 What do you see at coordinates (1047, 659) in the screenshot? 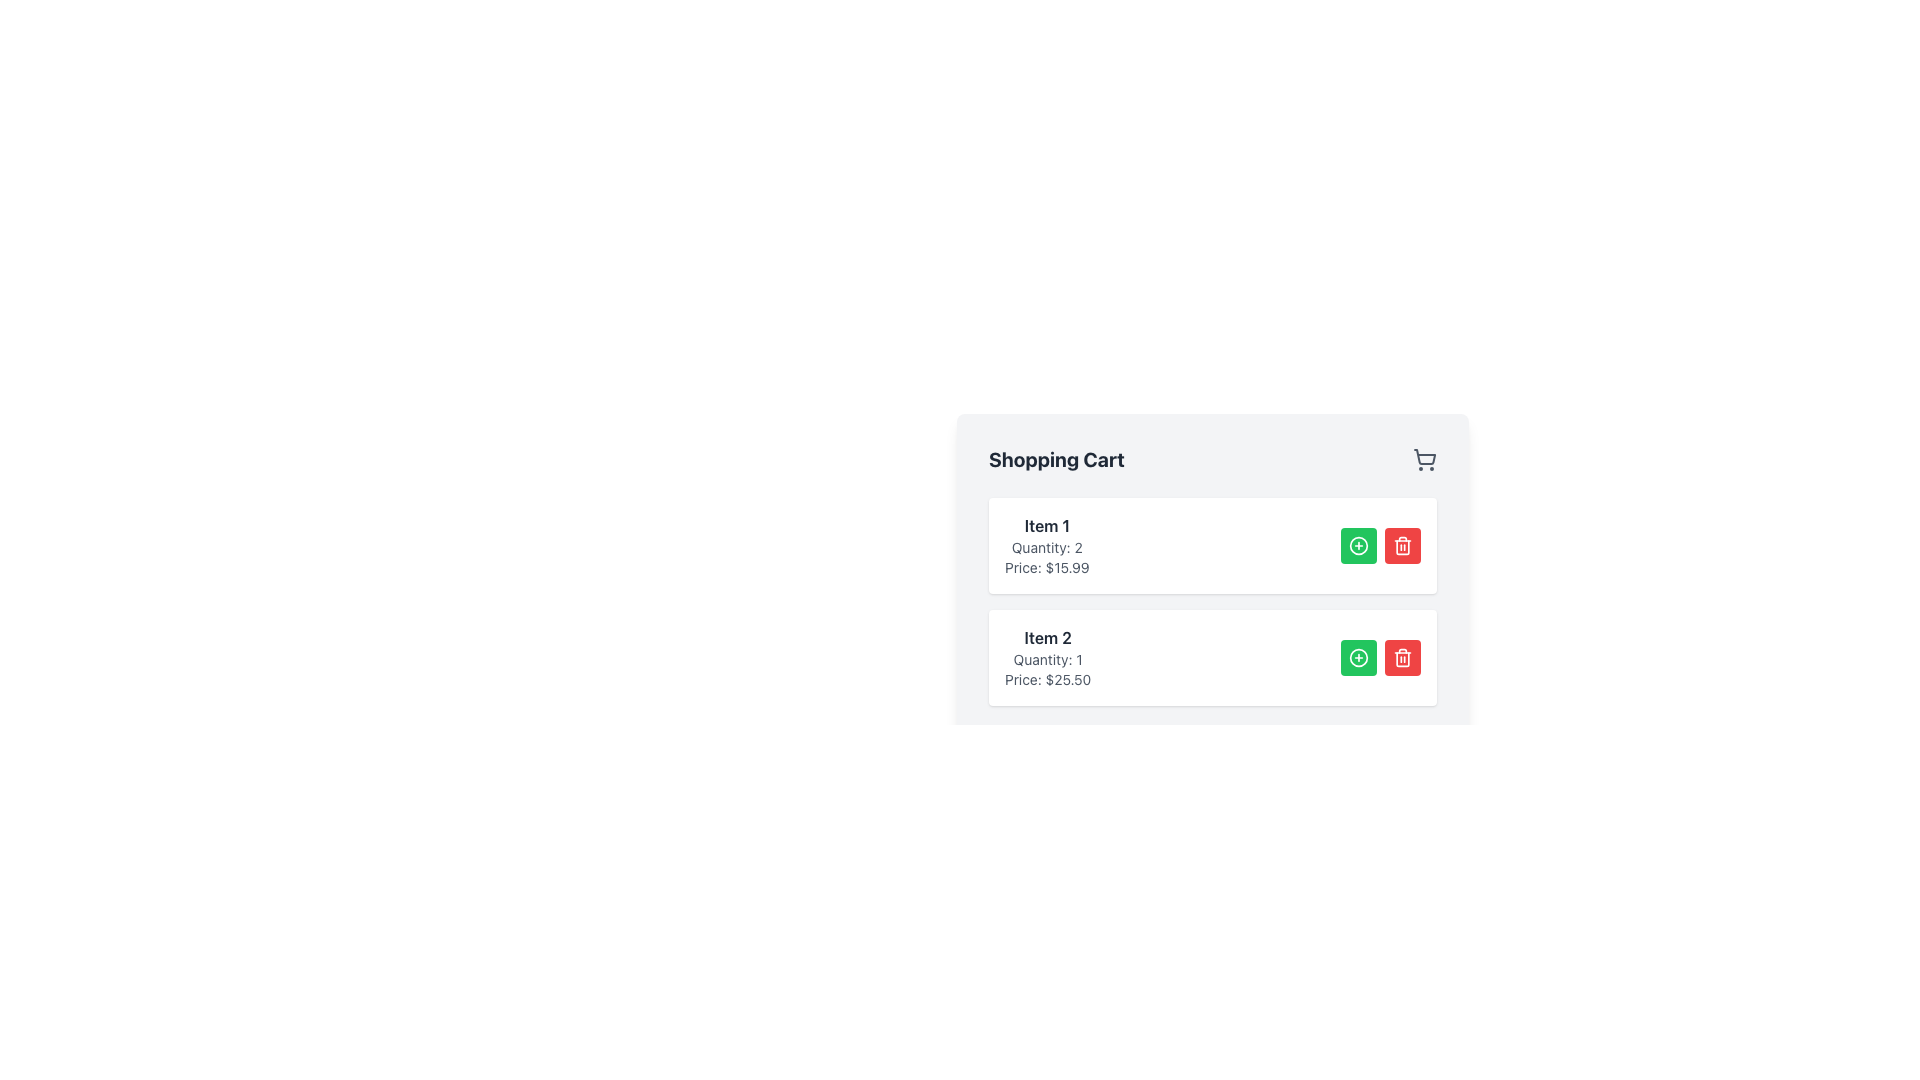
I see `the Static Text displaying the quantity of 'Item 2' in the shopping cart, which is located directly below the 'Item 2' label and above the 'Price: $25.50' label` at bounding box center [1047, 659].